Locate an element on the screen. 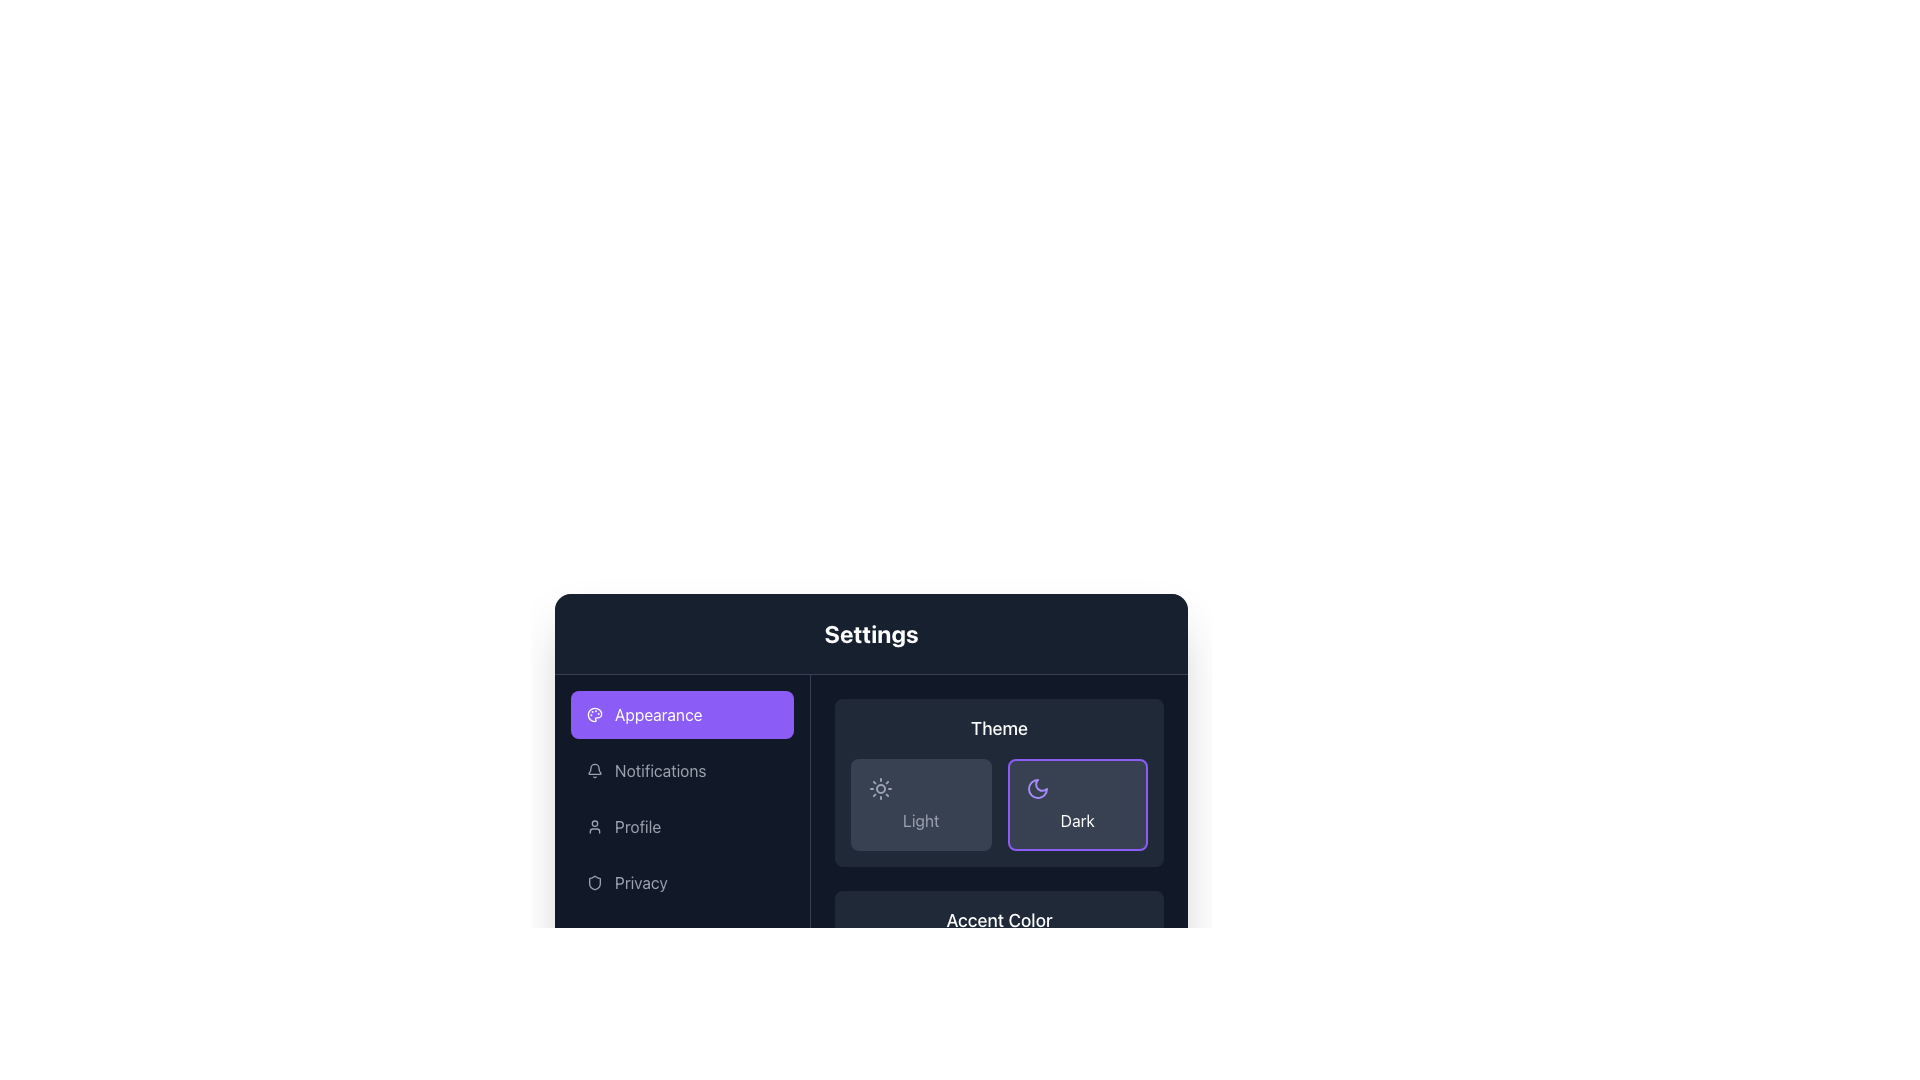 The height and width of the screenshot is (1080, 1920). the 'Settings' section header, which is displayed as bold, white text on a dark gray background, centrally positioned above navigation elements is located at coordinates (871, 634).